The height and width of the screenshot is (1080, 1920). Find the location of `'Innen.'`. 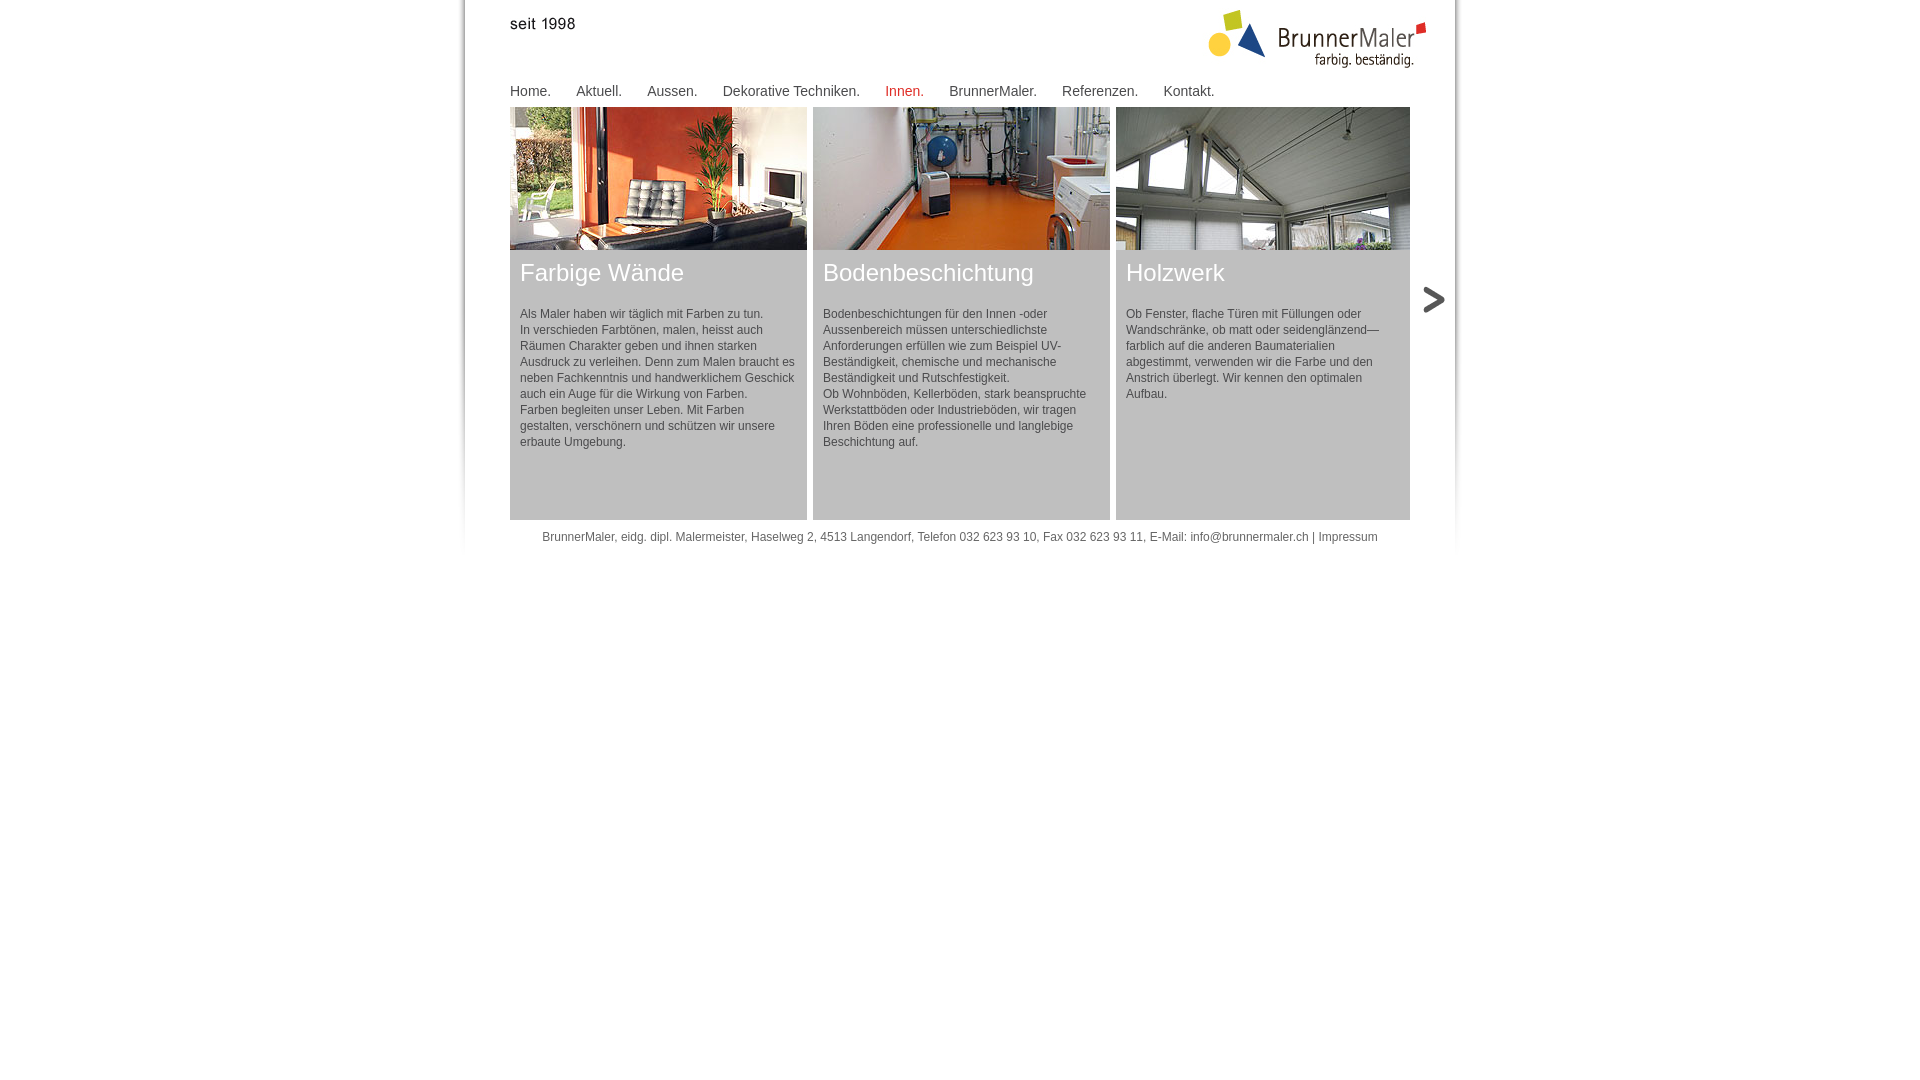

'Innen.' is located at coordinates (883, 91).